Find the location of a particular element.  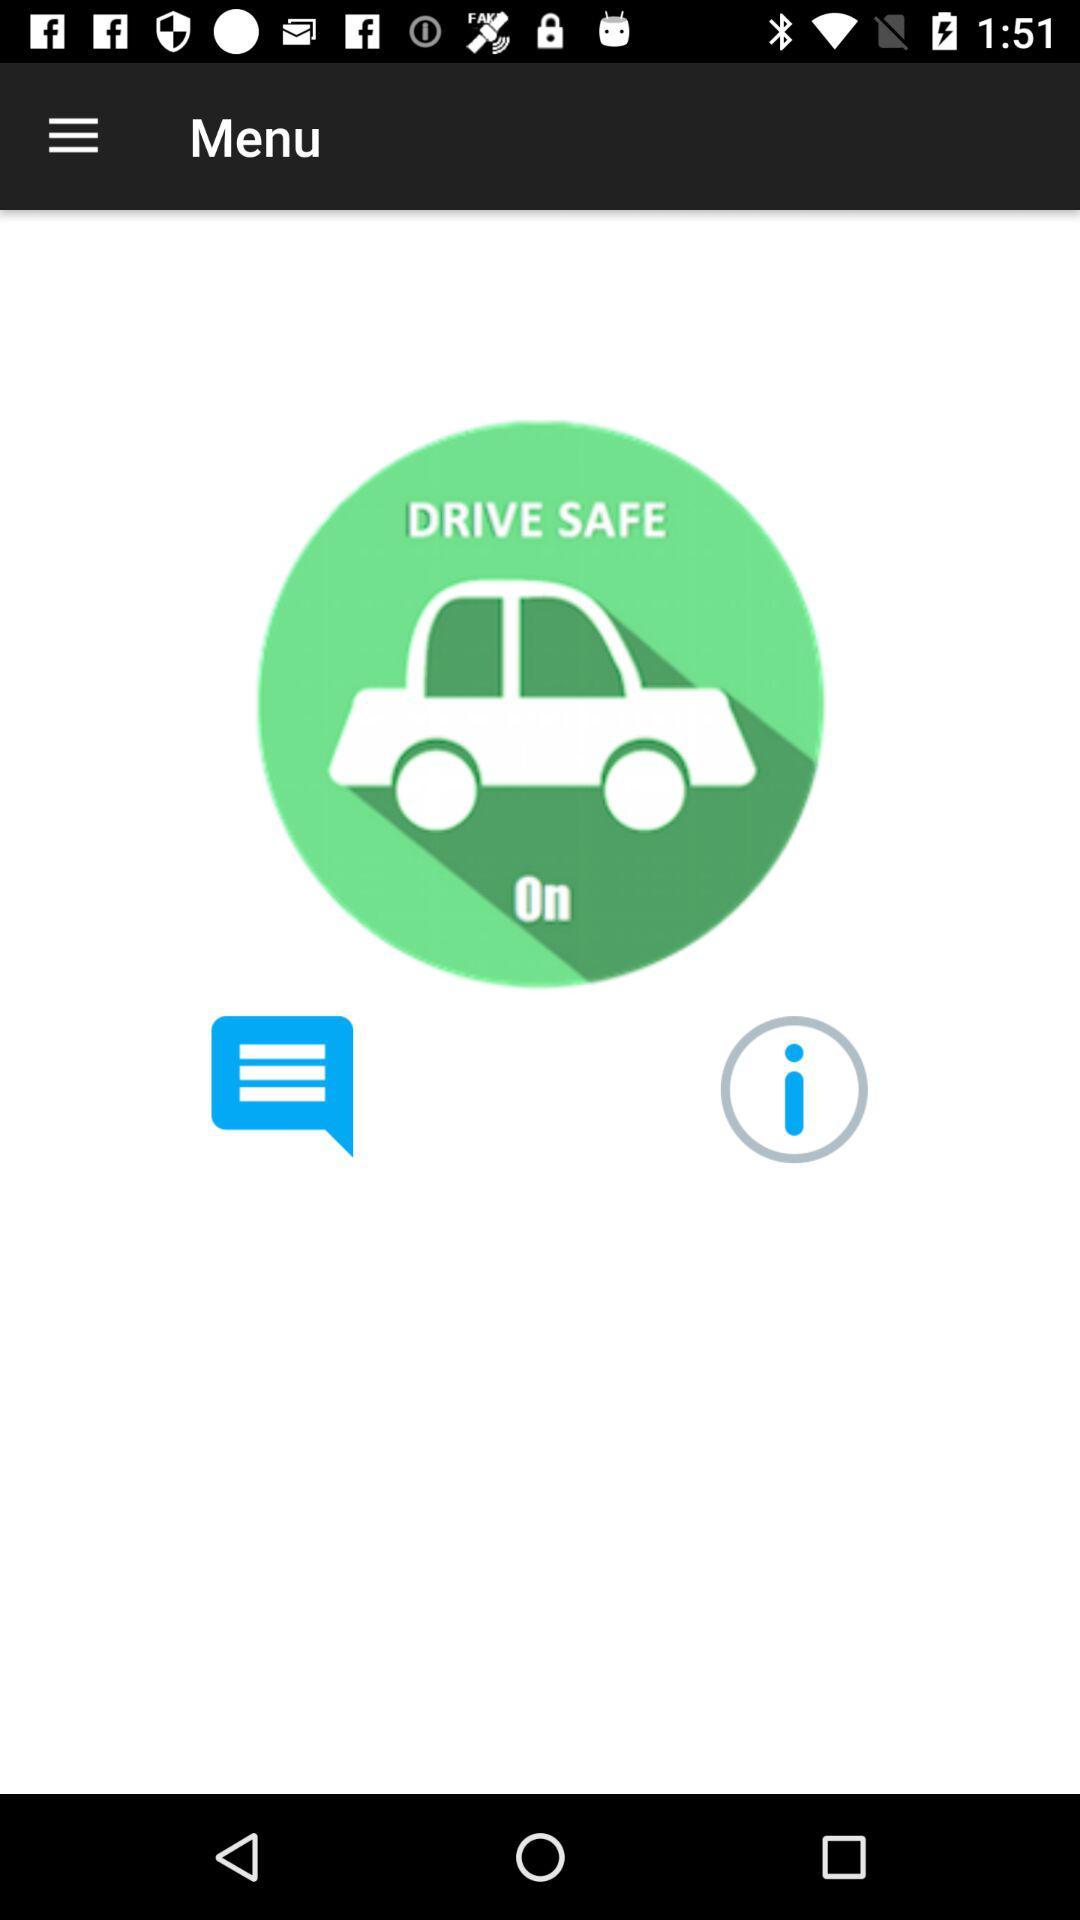

info button is located at coordinates (793, 1088).